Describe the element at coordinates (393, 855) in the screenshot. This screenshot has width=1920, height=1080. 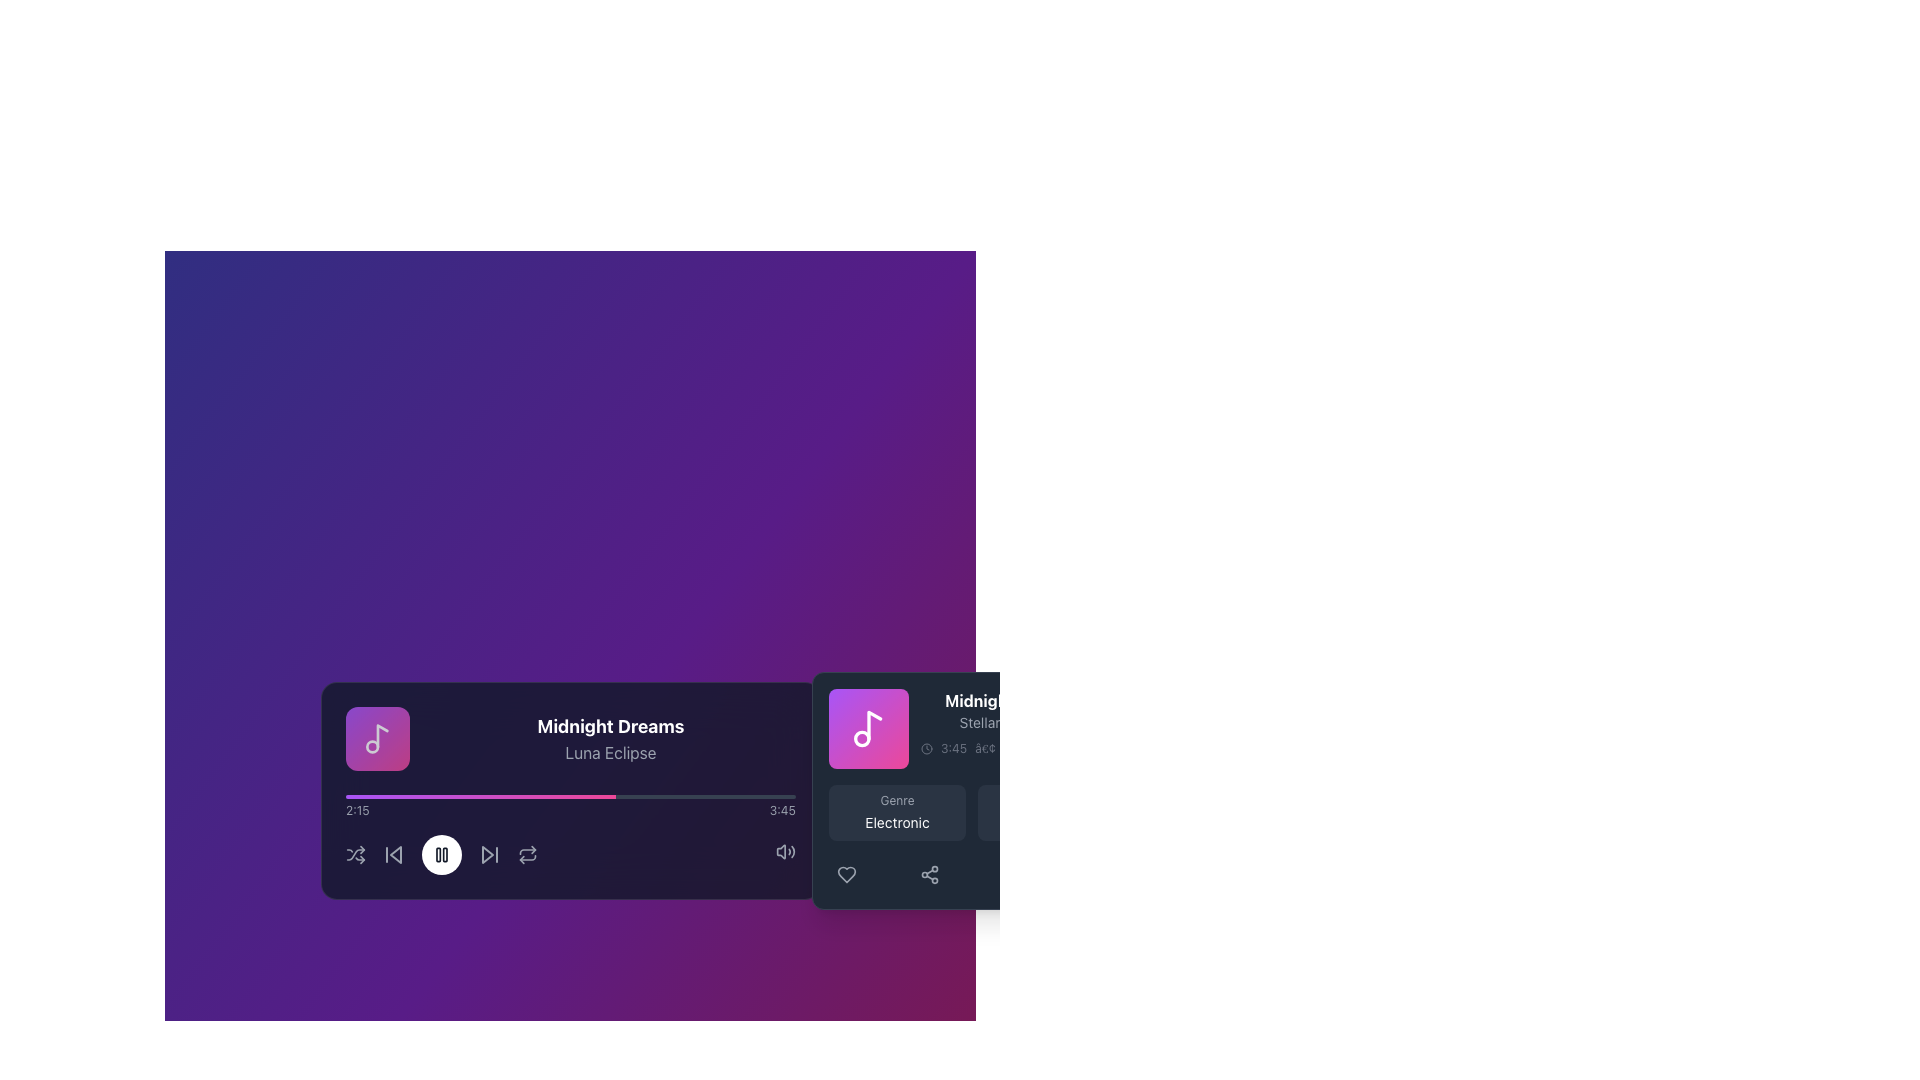
I see `the skip-backward icon button in the music player's control bar to change its color to white` at that location.